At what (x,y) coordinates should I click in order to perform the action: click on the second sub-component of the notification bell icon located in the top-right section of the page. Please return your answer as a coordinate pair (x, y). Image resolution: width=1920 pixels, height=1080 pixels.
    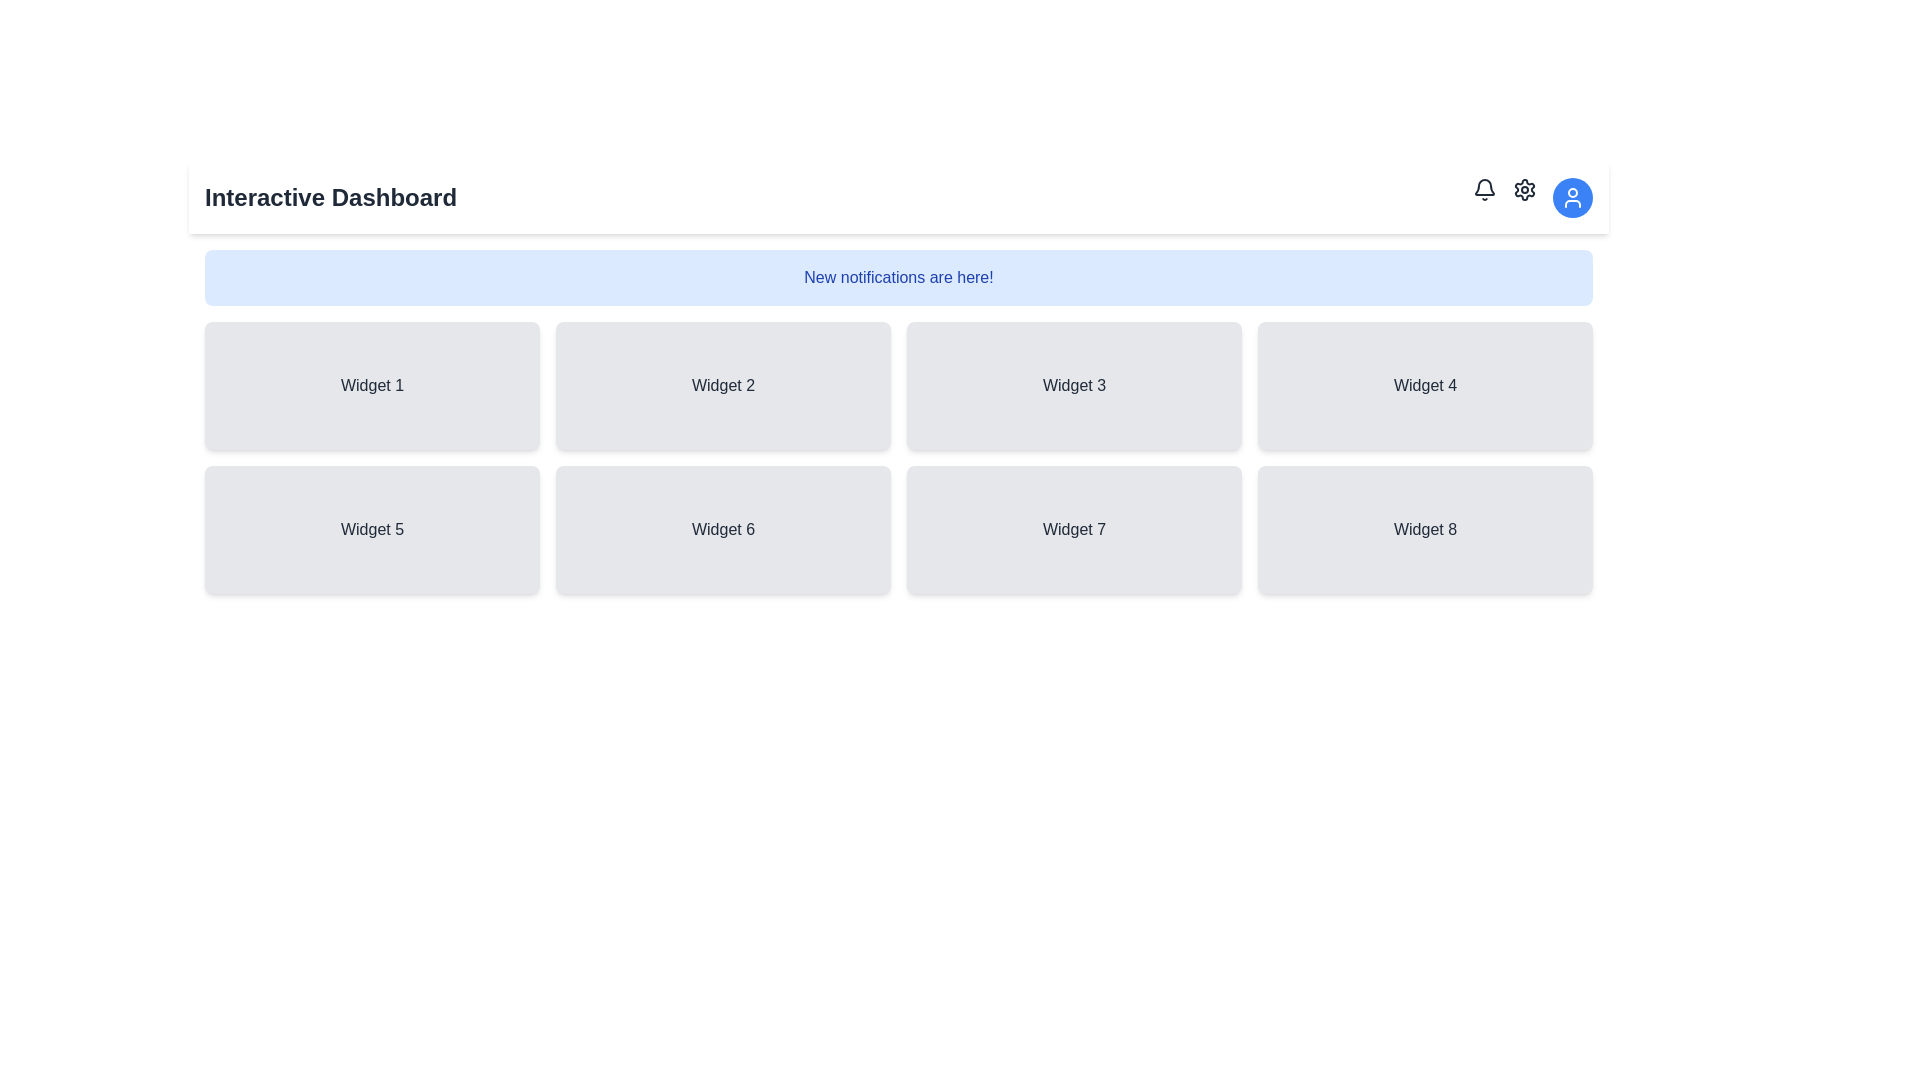
    Looking at the image, I should click on (1484, 187).